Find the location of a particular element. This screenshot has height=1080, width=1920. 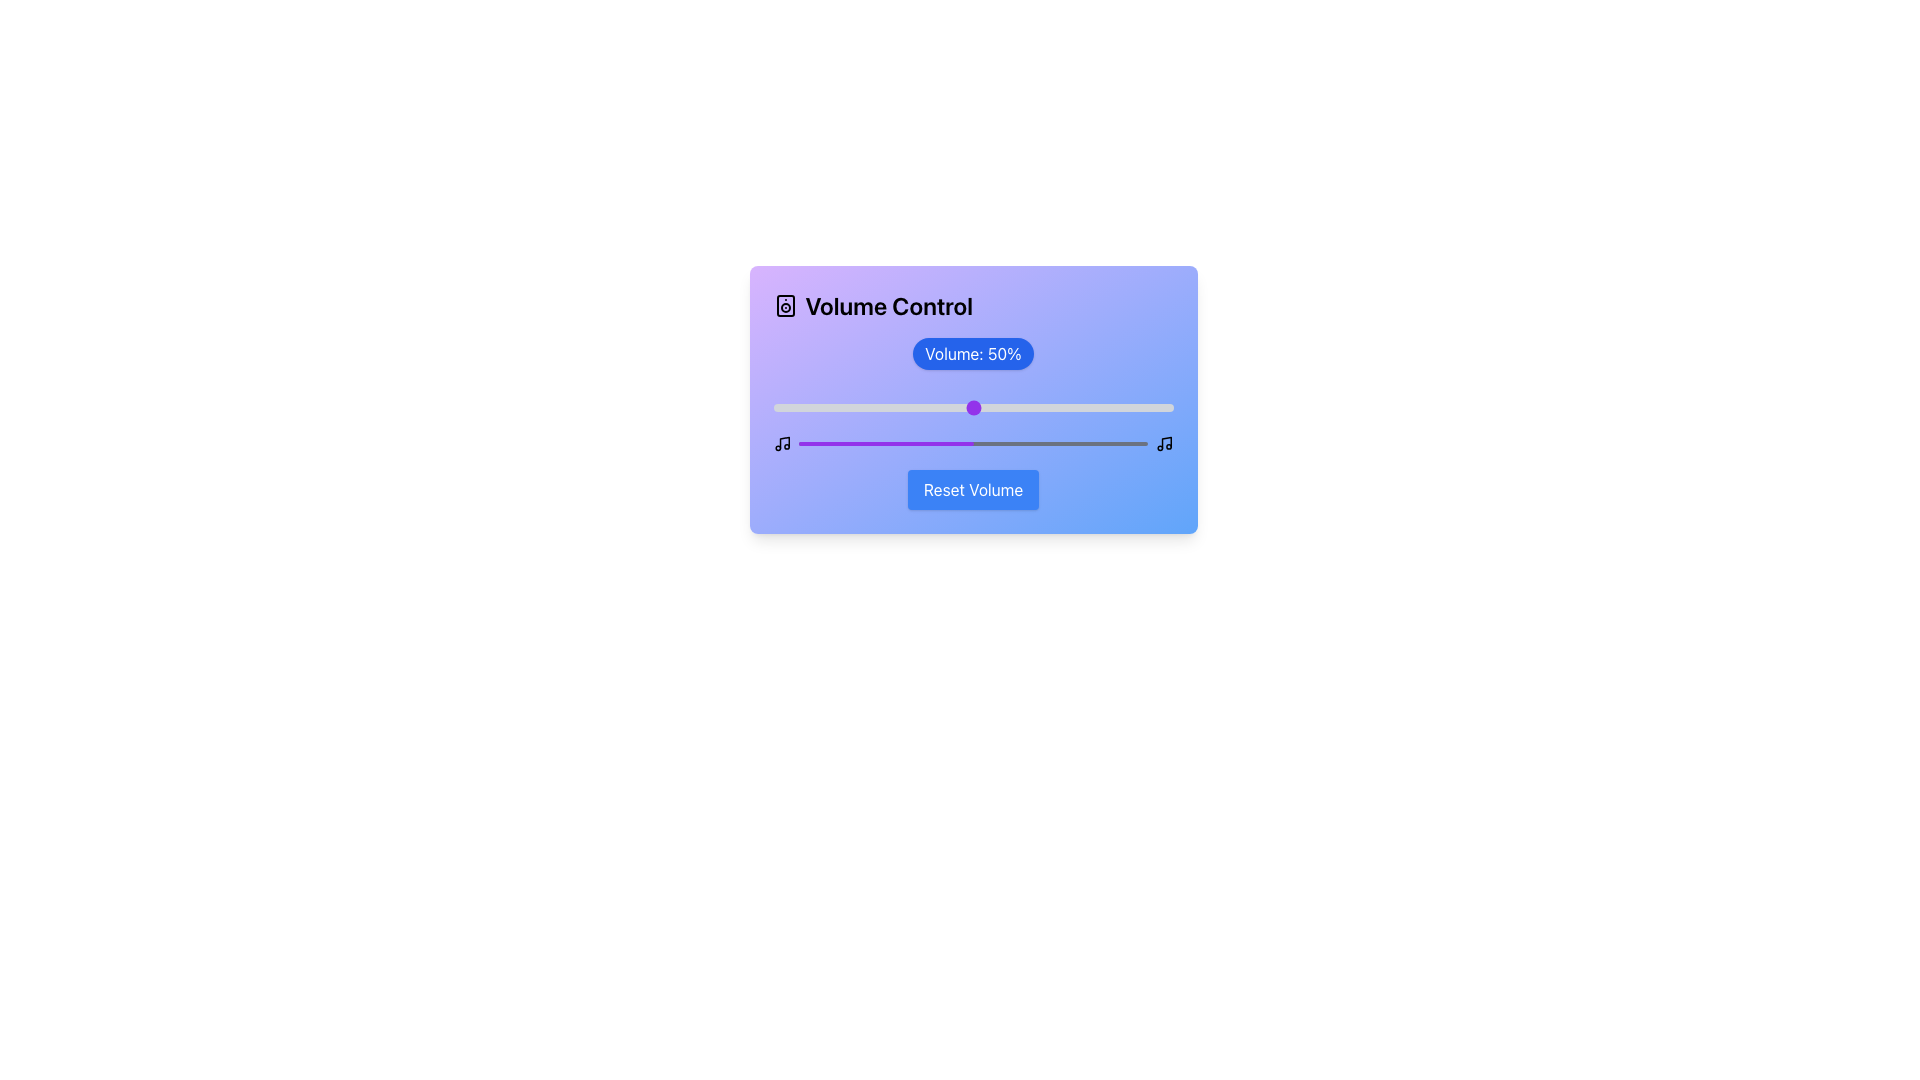

the speaker icon, which is the first icon to the left of the 'Volume Control' text in the title section at the top-left corner of the main card interface is located at coordinates (784, 305).